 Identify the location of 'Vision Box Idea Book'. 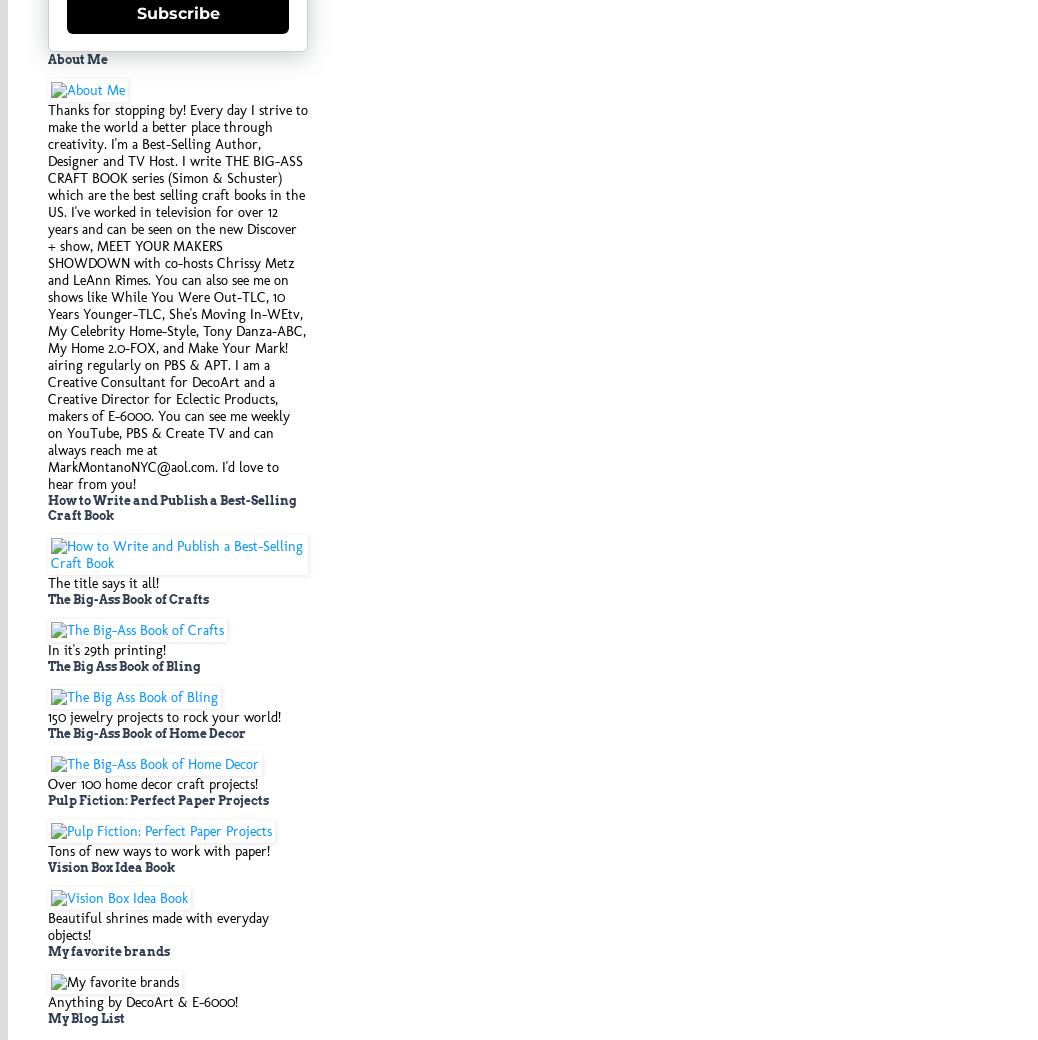
(46, 865).